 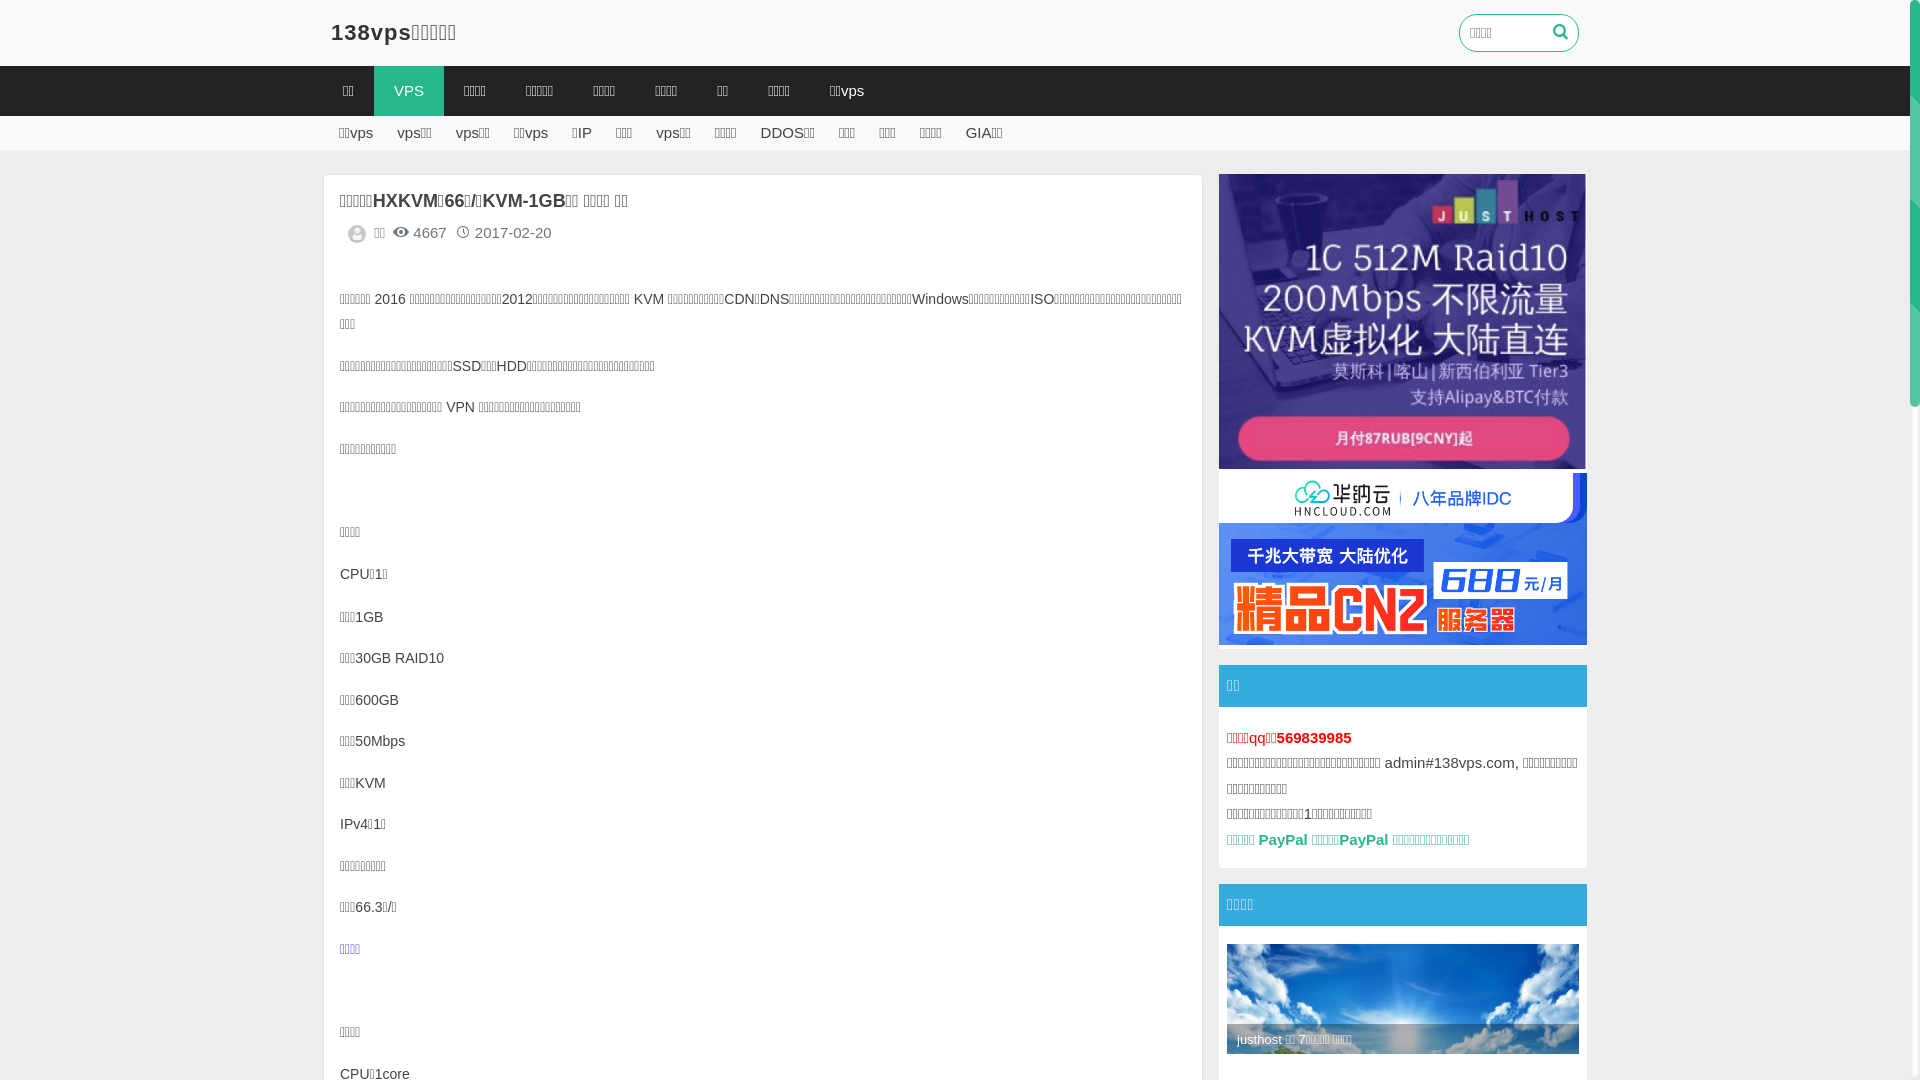 What do you see at coordinates (374, 91) in the screenshot?
I see `'VPS'` at bounding box center [374, 91].